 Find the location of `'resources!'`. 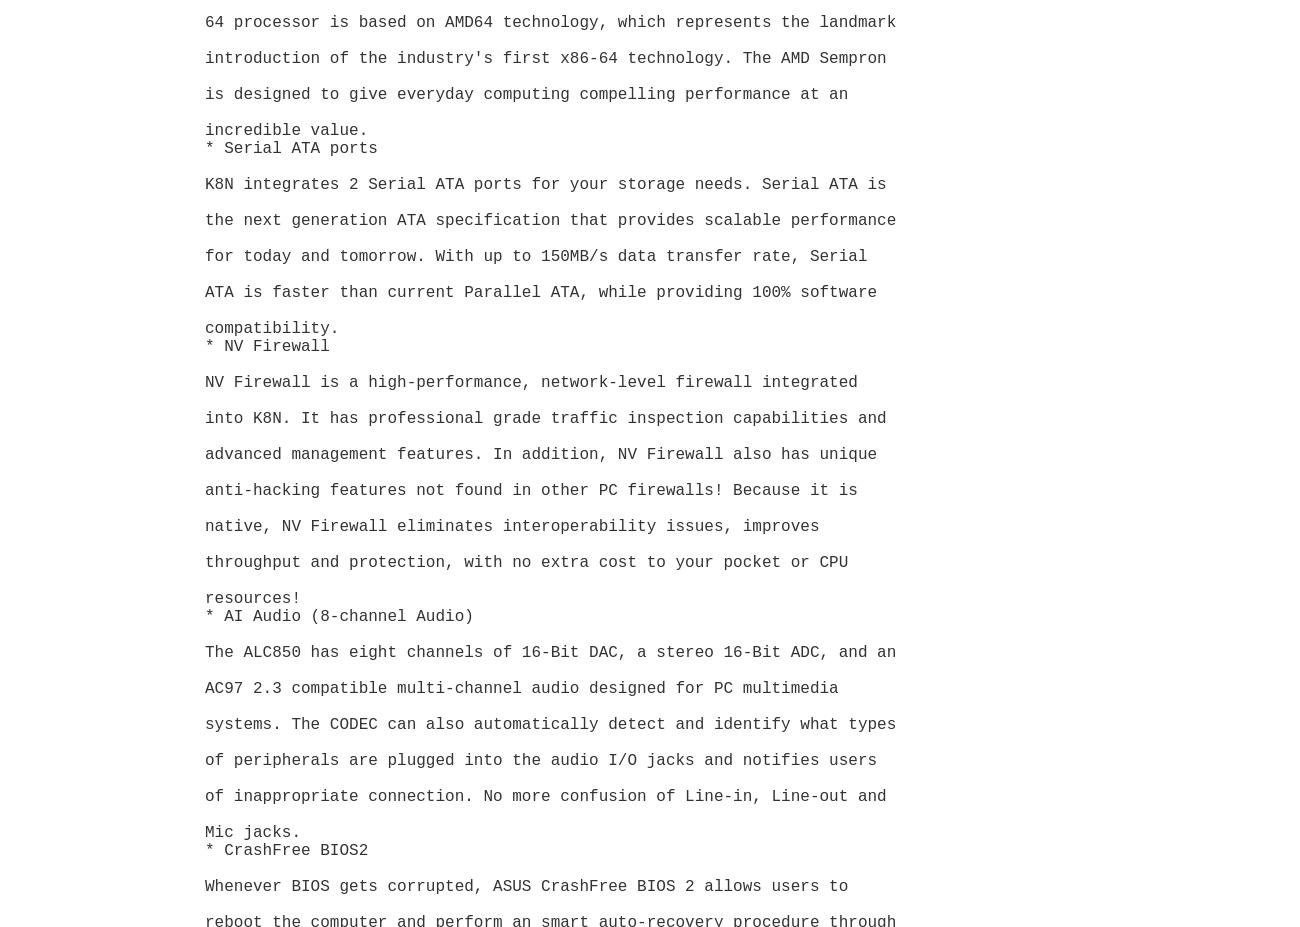

'resources!' is located at coordinates (205, 599).